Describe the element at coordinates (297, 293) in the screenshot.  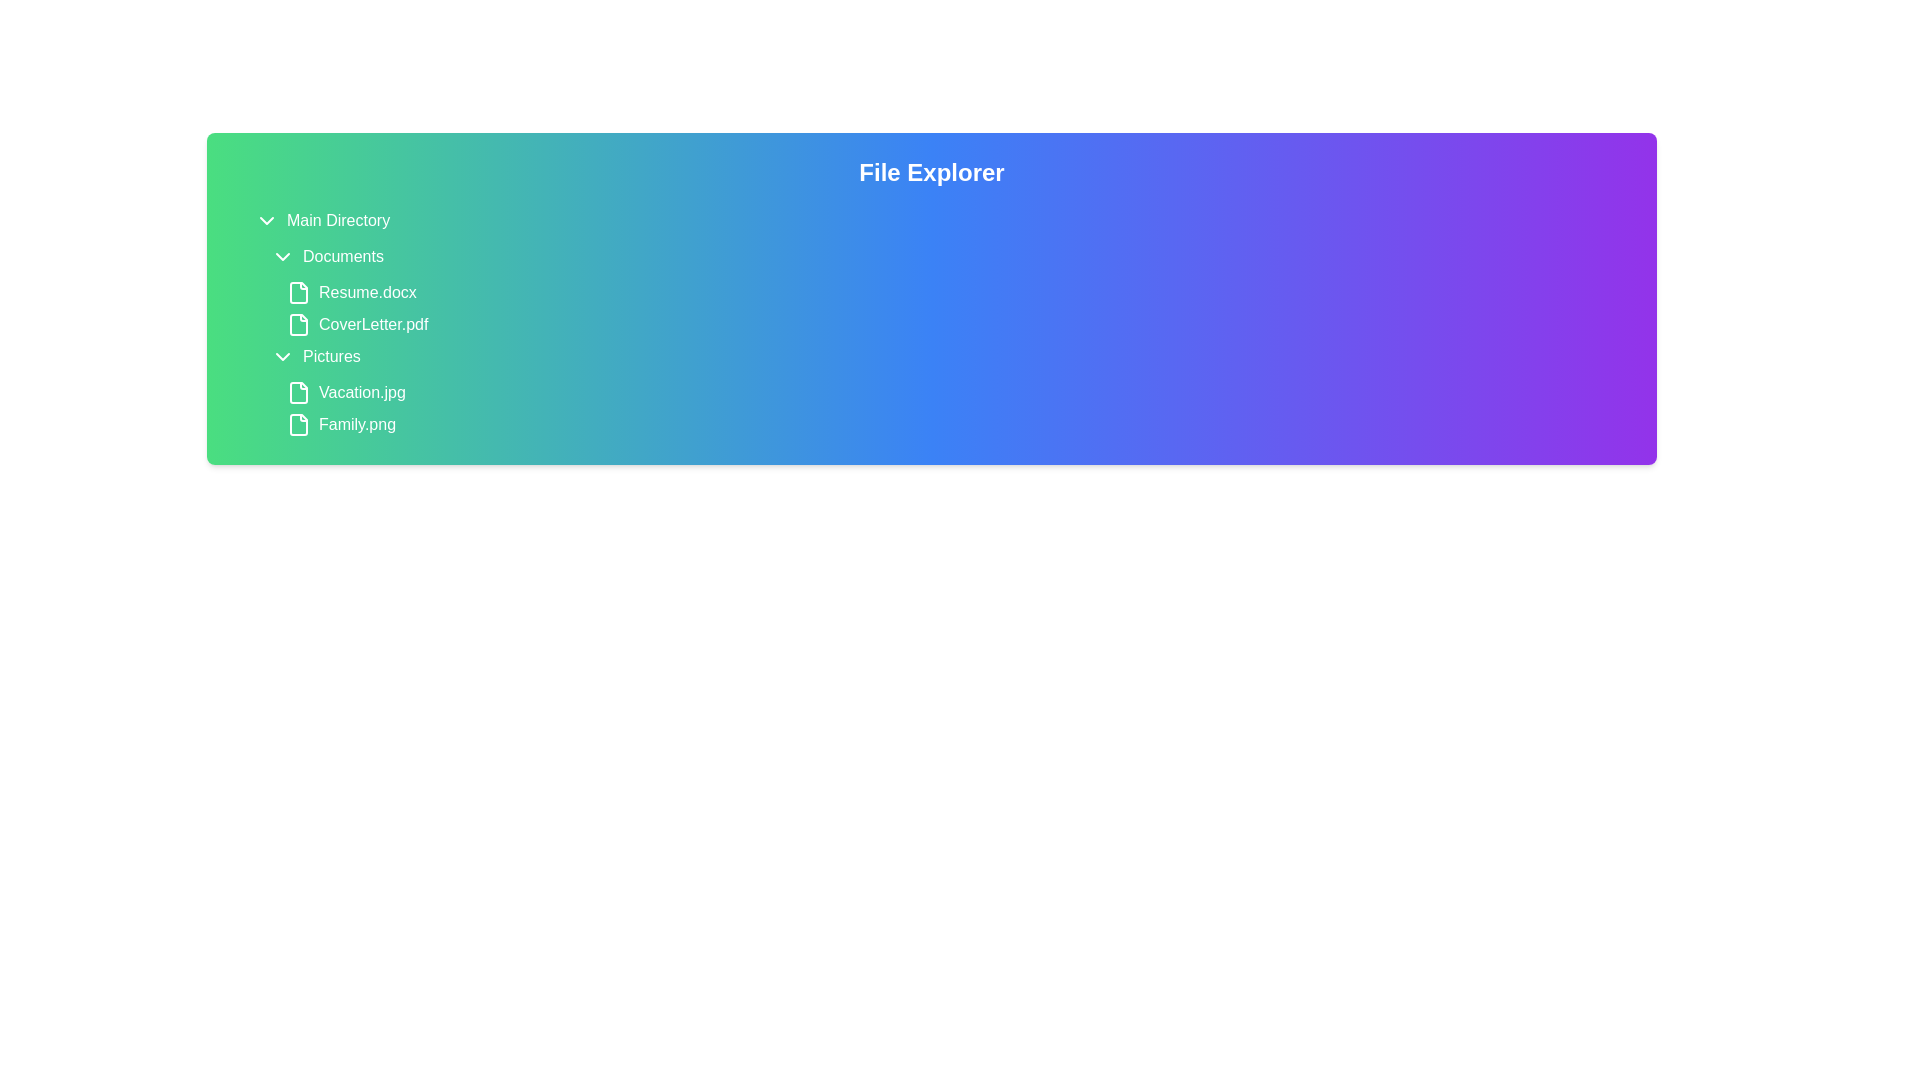
I see `the document file icon with a green background and white outlines, located directly to the left of 'Resume.docx' in the Documents folder section` at that location.